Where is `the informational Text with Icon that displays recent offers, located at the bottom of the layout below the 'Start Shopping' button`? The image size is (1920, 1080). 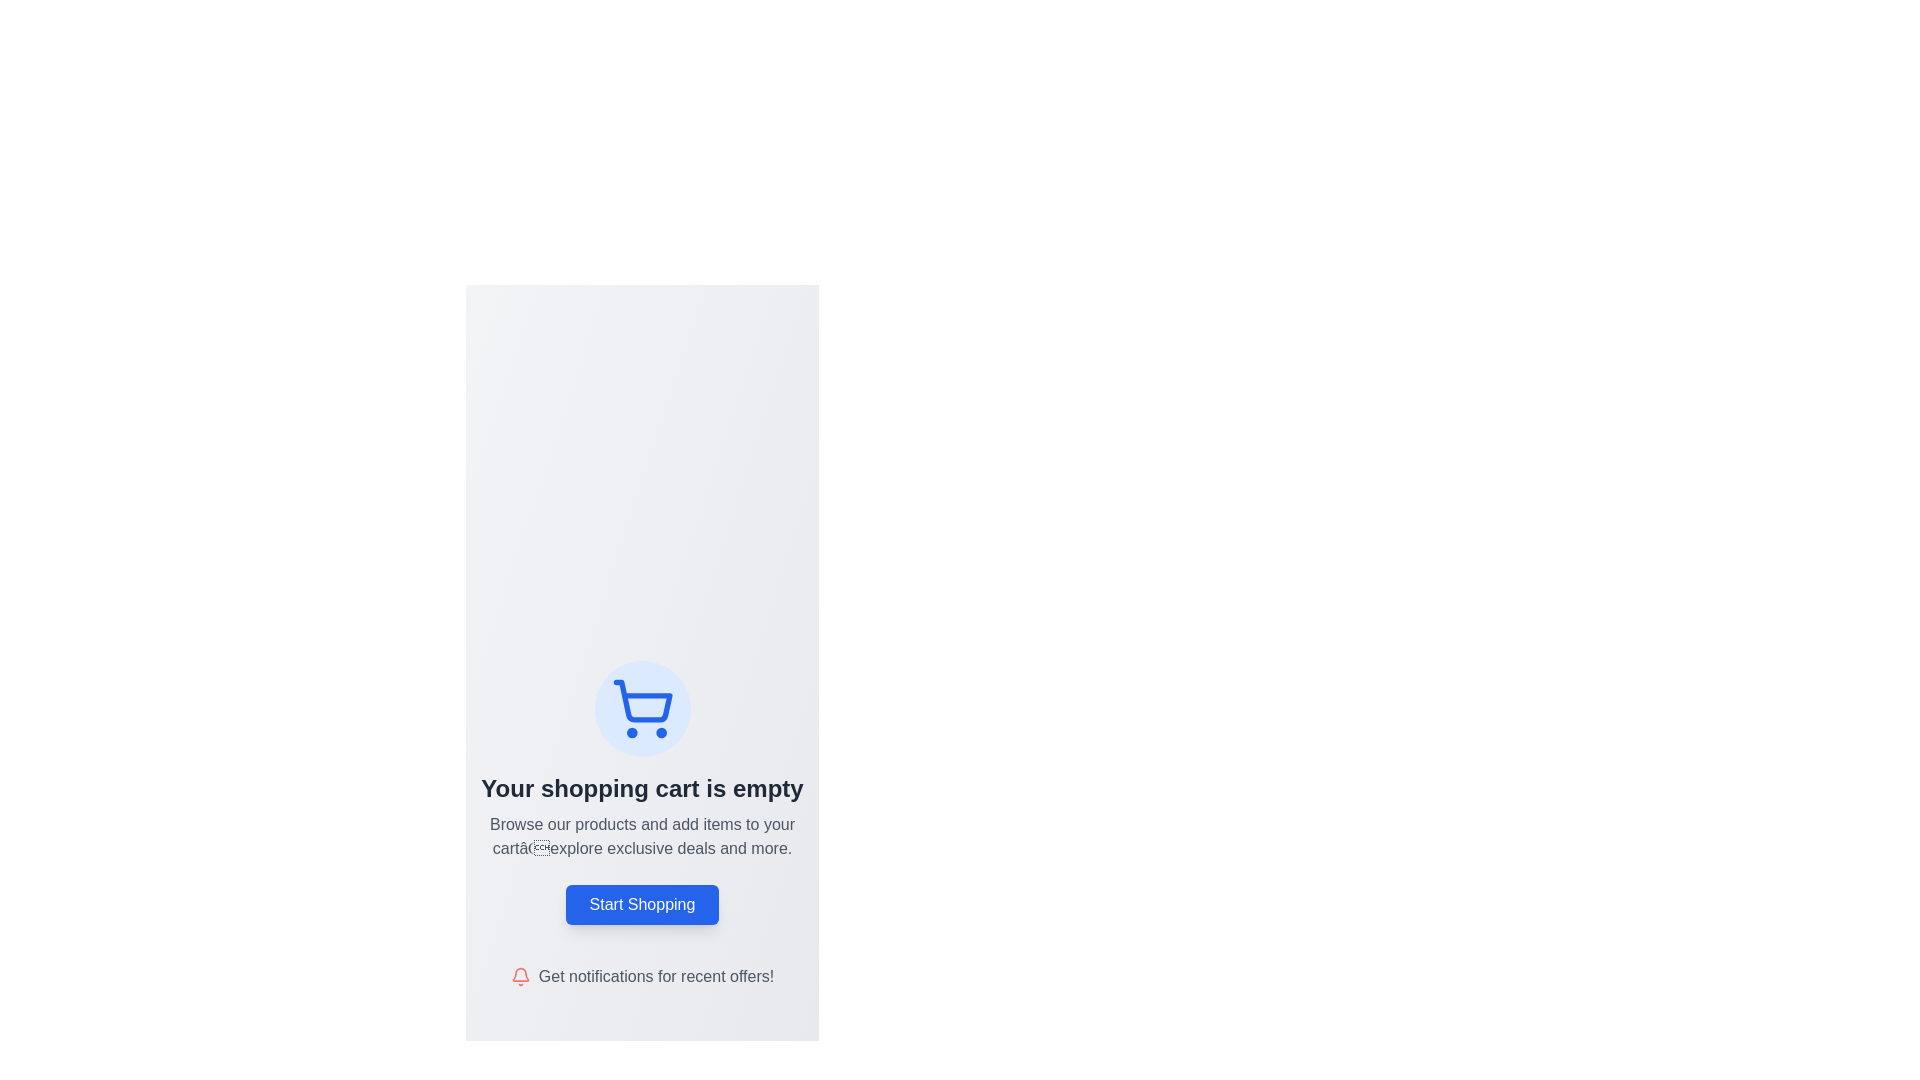 the informational Text with Icon that displays recent offers, located at the bottom of the layout below the 'Start Shopping' button is located at coordinates (642, 975).